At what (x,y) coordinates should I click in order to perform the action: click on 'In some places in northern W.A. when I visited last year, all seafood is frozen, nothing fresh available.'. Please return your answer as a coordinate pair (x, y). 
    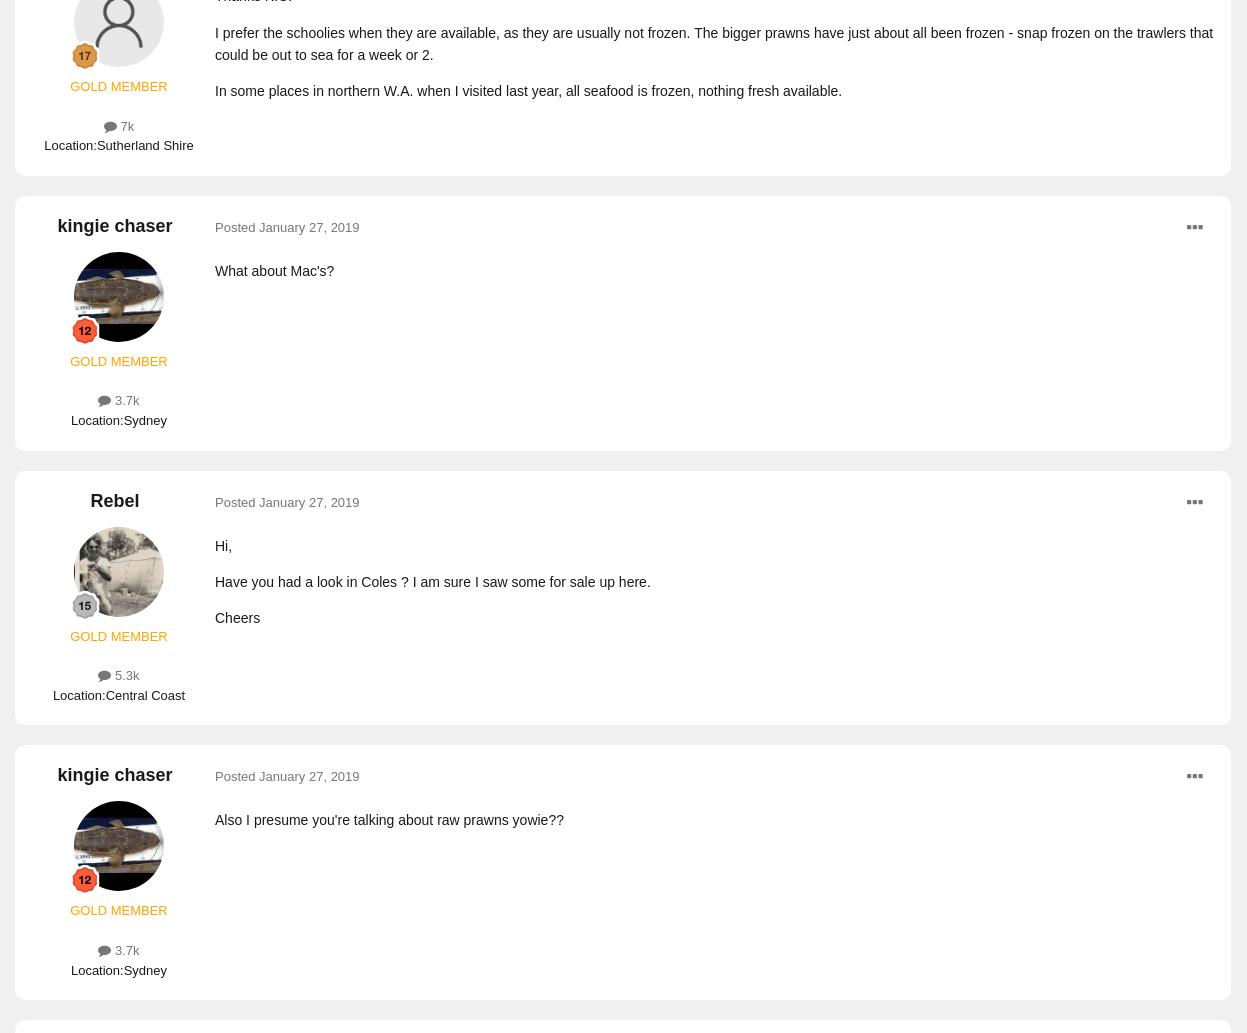
    Looking at the image, I should click on (528, 91).